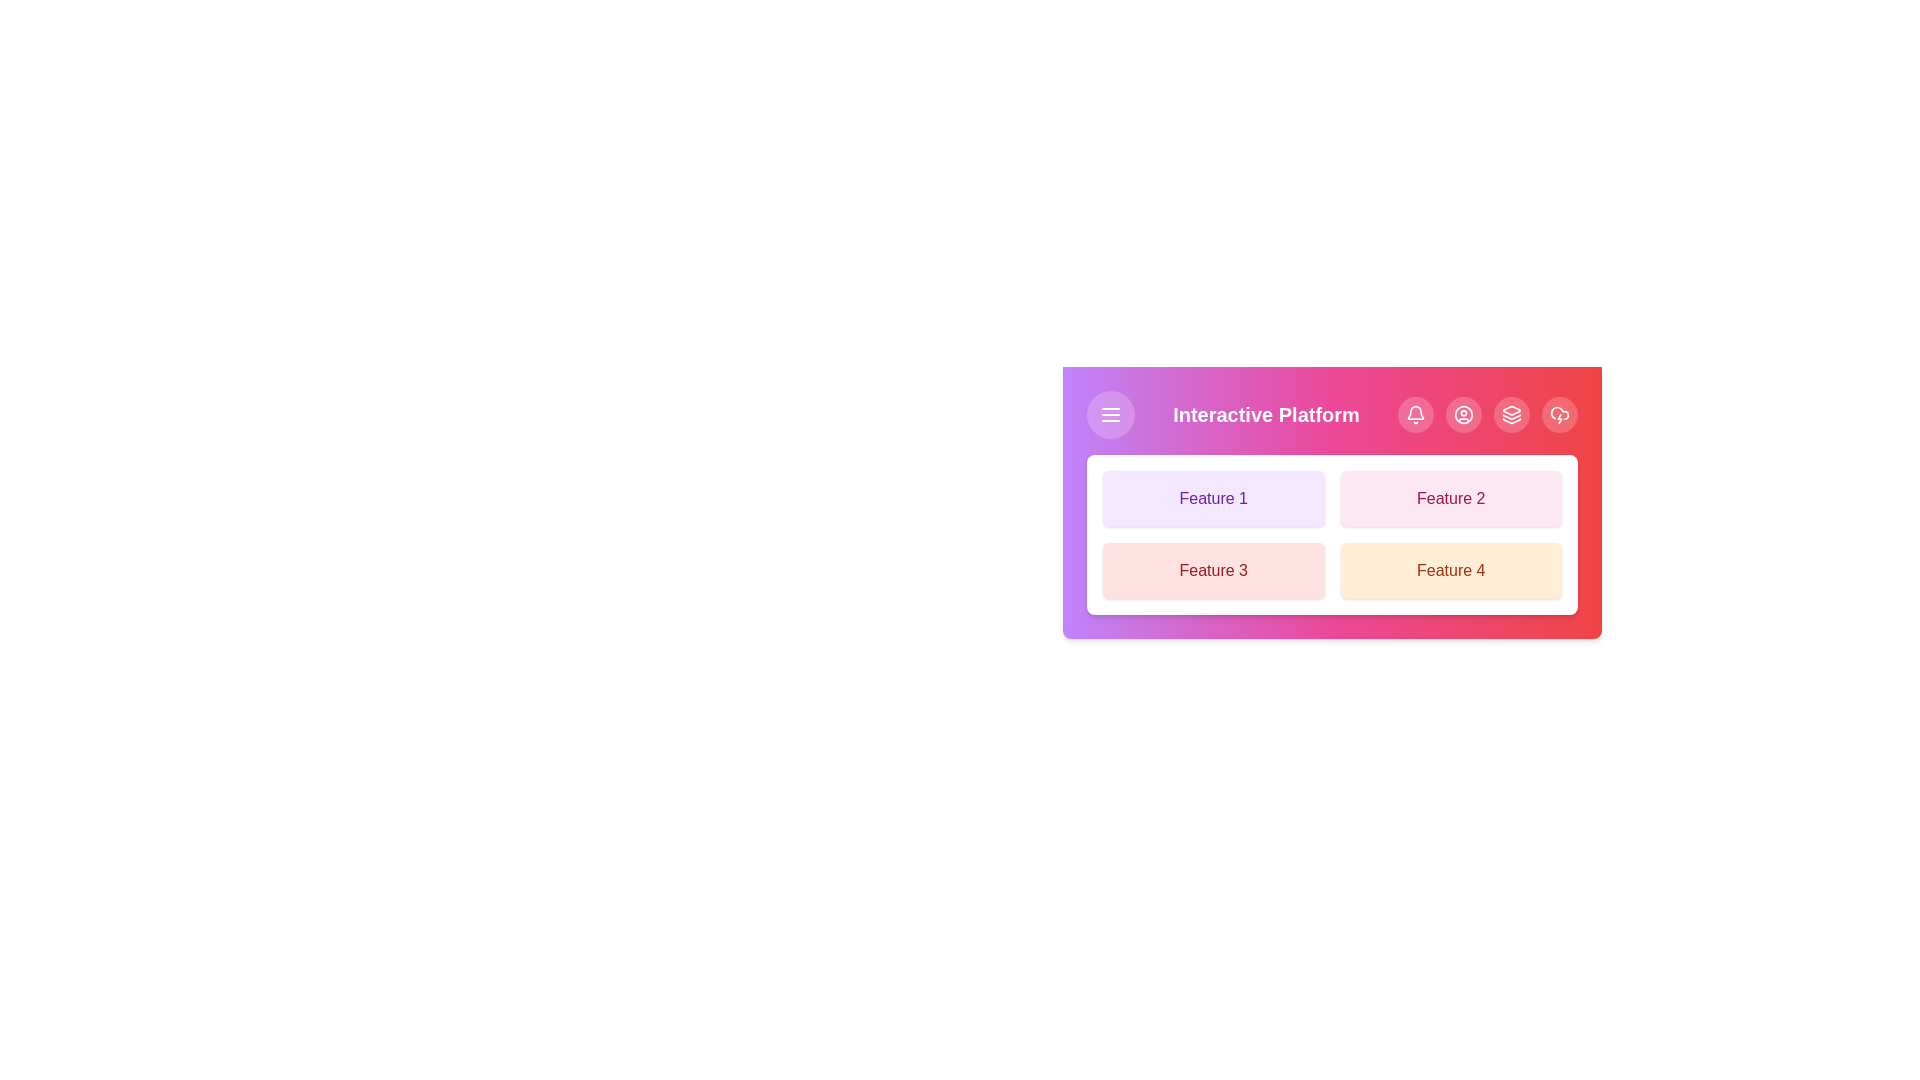 Image resolution: width=1920 pixels, height=1080 pixels. Describe the element at coordinates (1559, 414) in the screenshot. I see `the navigation button CloudLightning` at that location.